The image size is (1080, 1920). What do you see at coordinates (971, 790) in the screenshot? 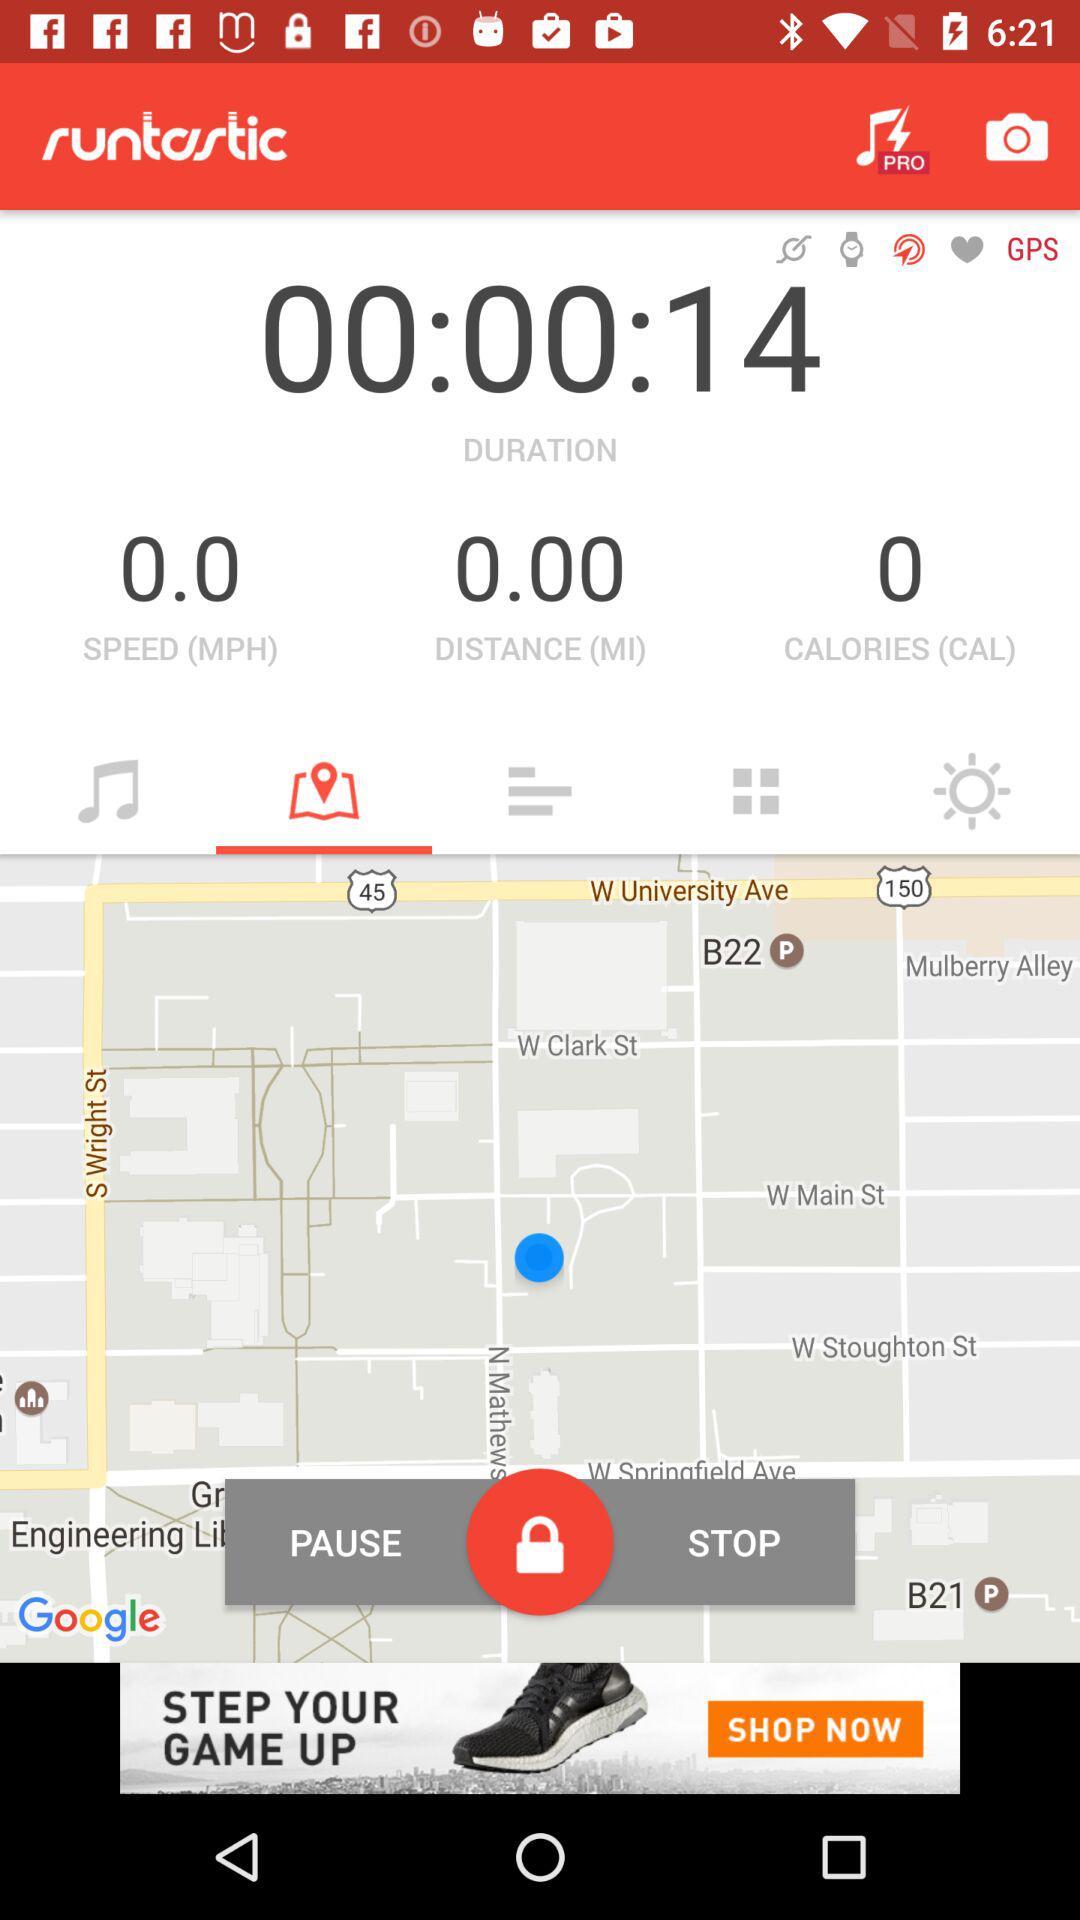
I see `sol` at bounding box center [971, 790].